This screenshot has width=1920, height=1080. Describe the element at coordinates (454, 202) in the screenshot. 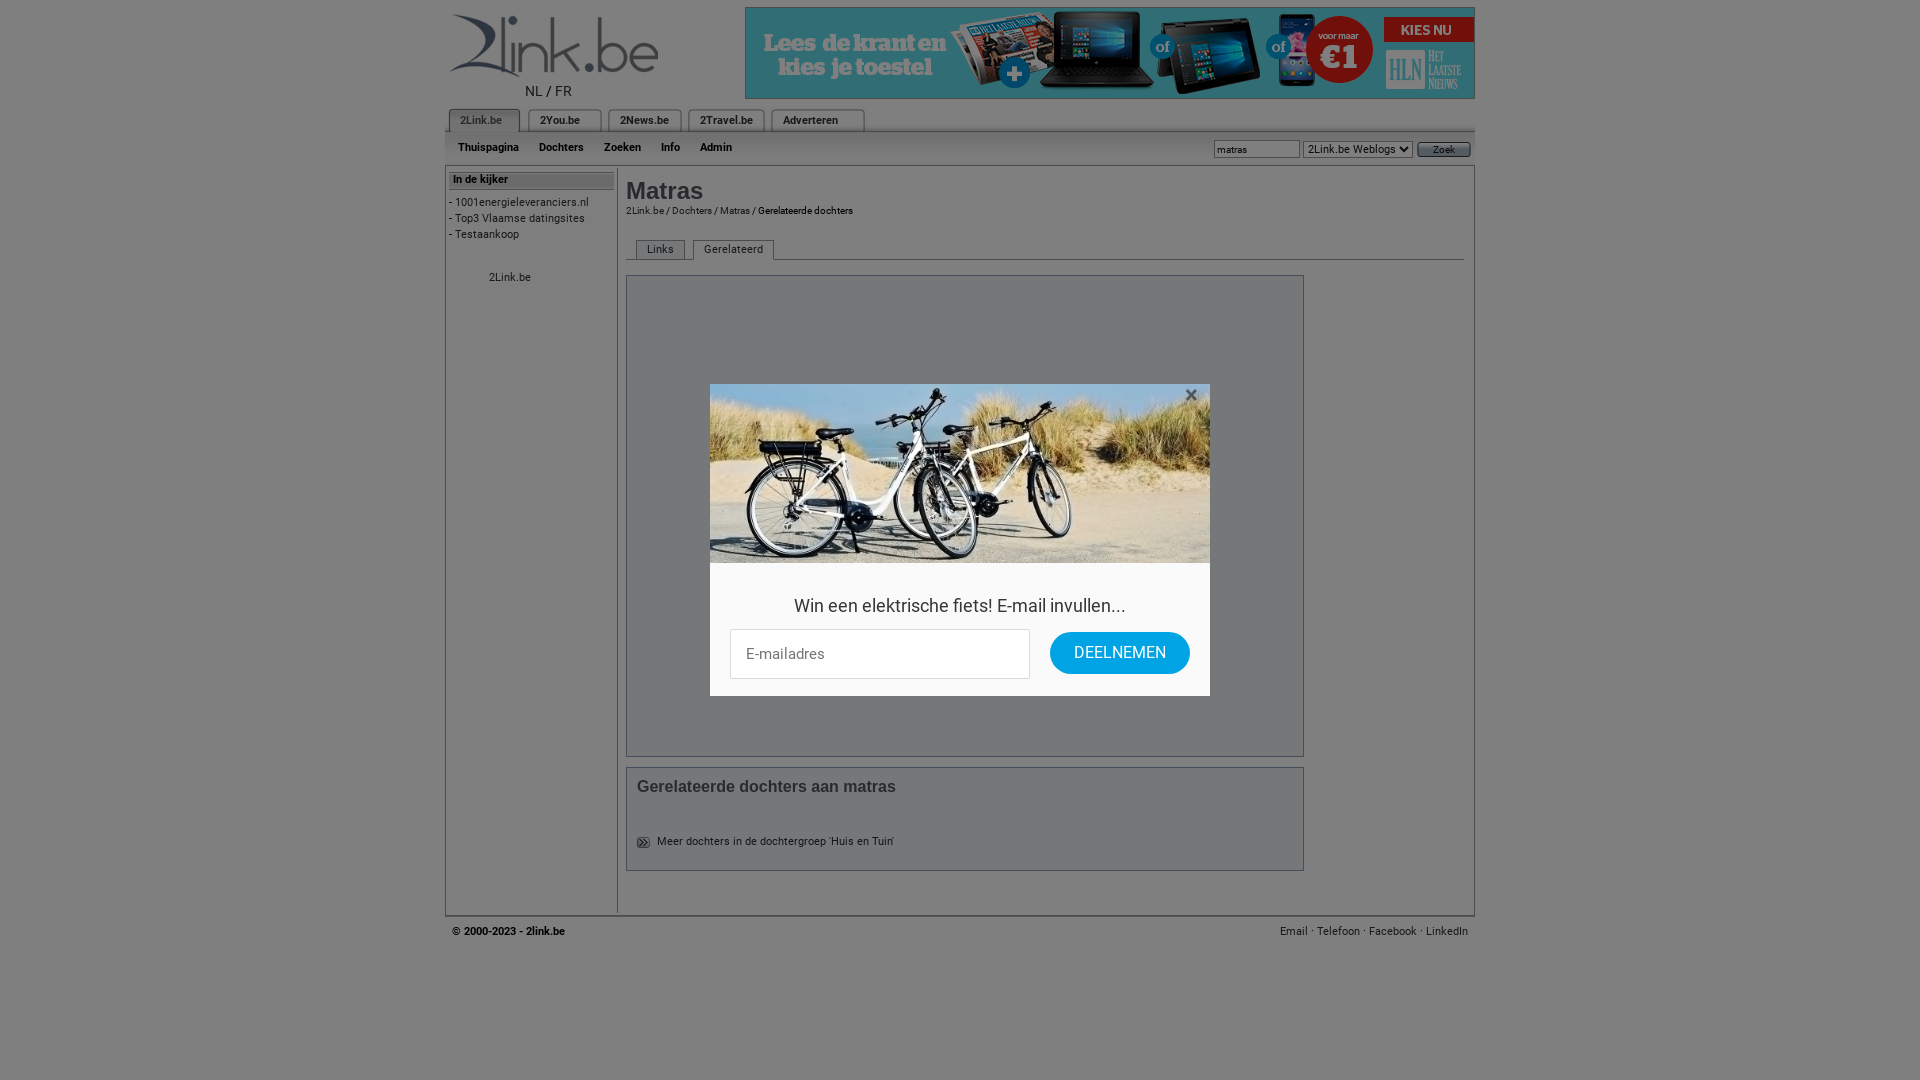

I see `'1001energieleveranciers.nl'` at that location.